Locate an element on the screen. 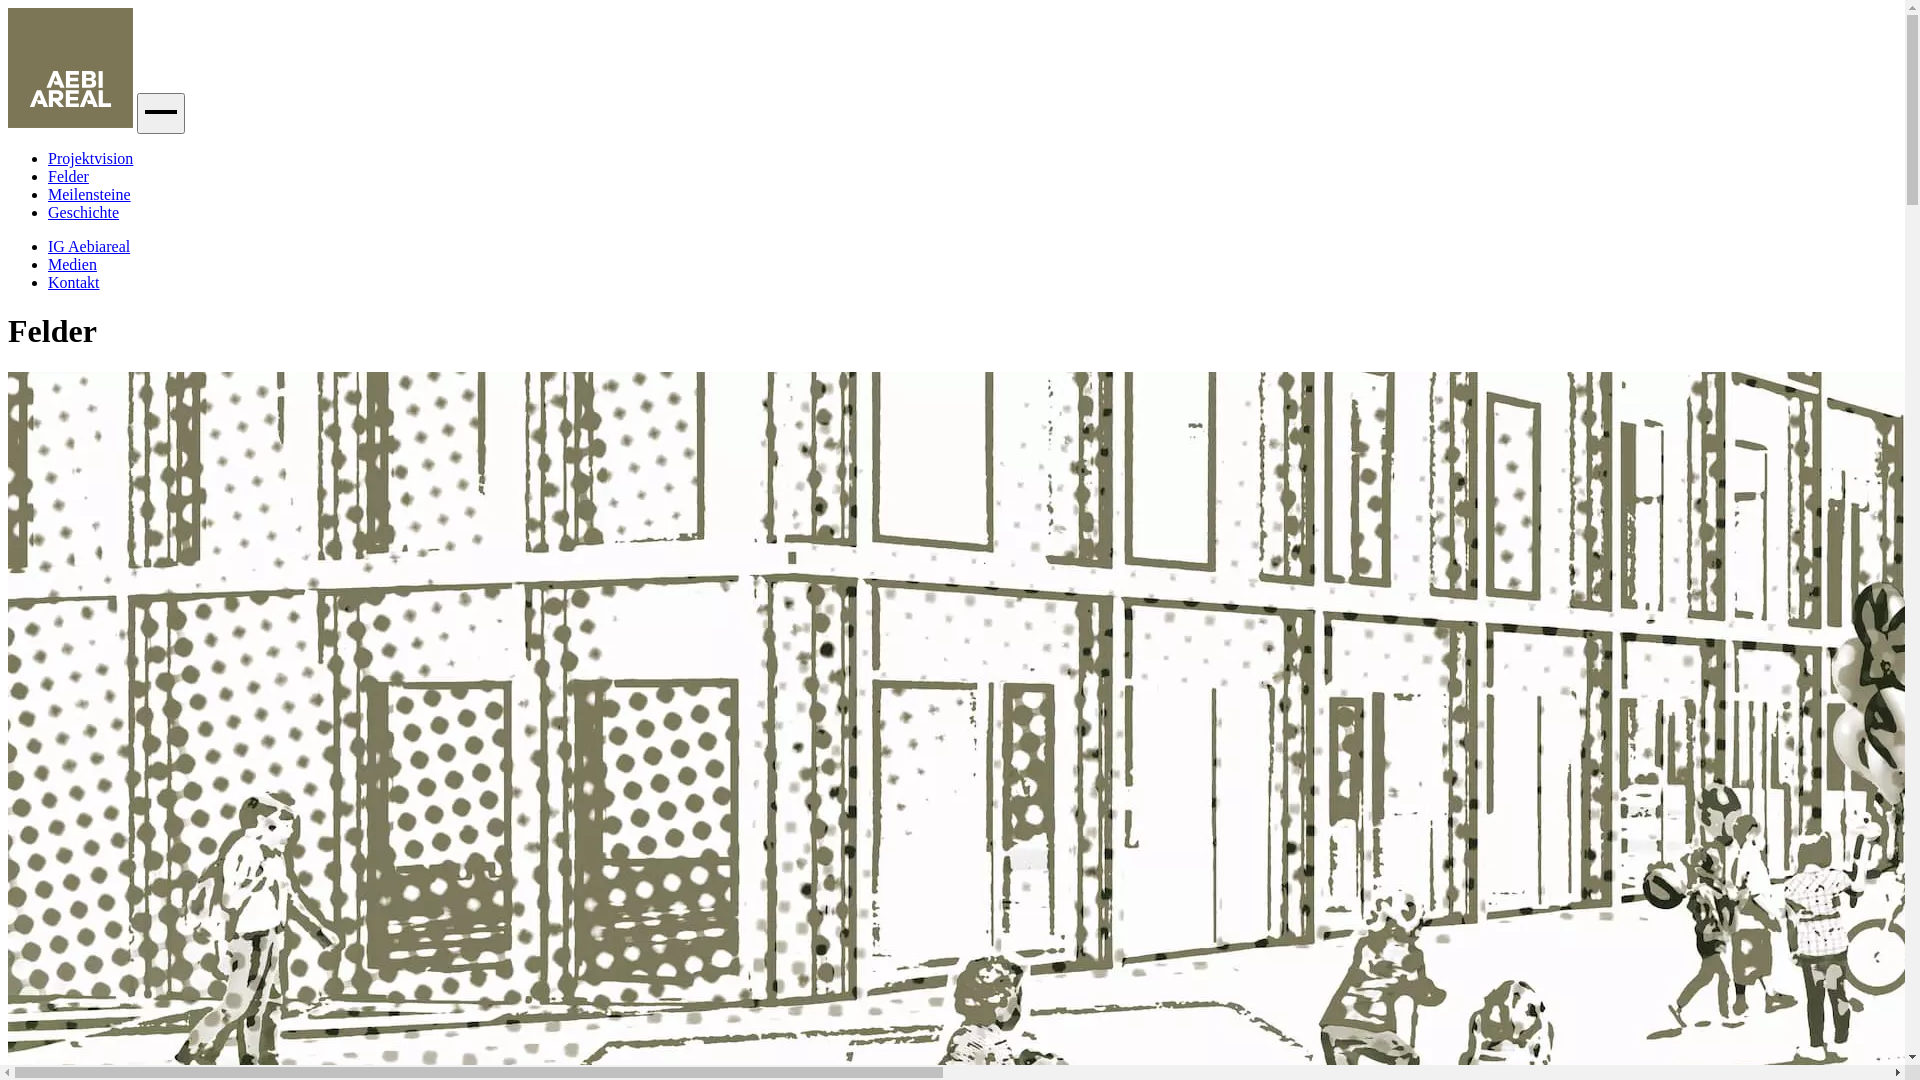  'Geschichte' is located at coordinates (82, 212).